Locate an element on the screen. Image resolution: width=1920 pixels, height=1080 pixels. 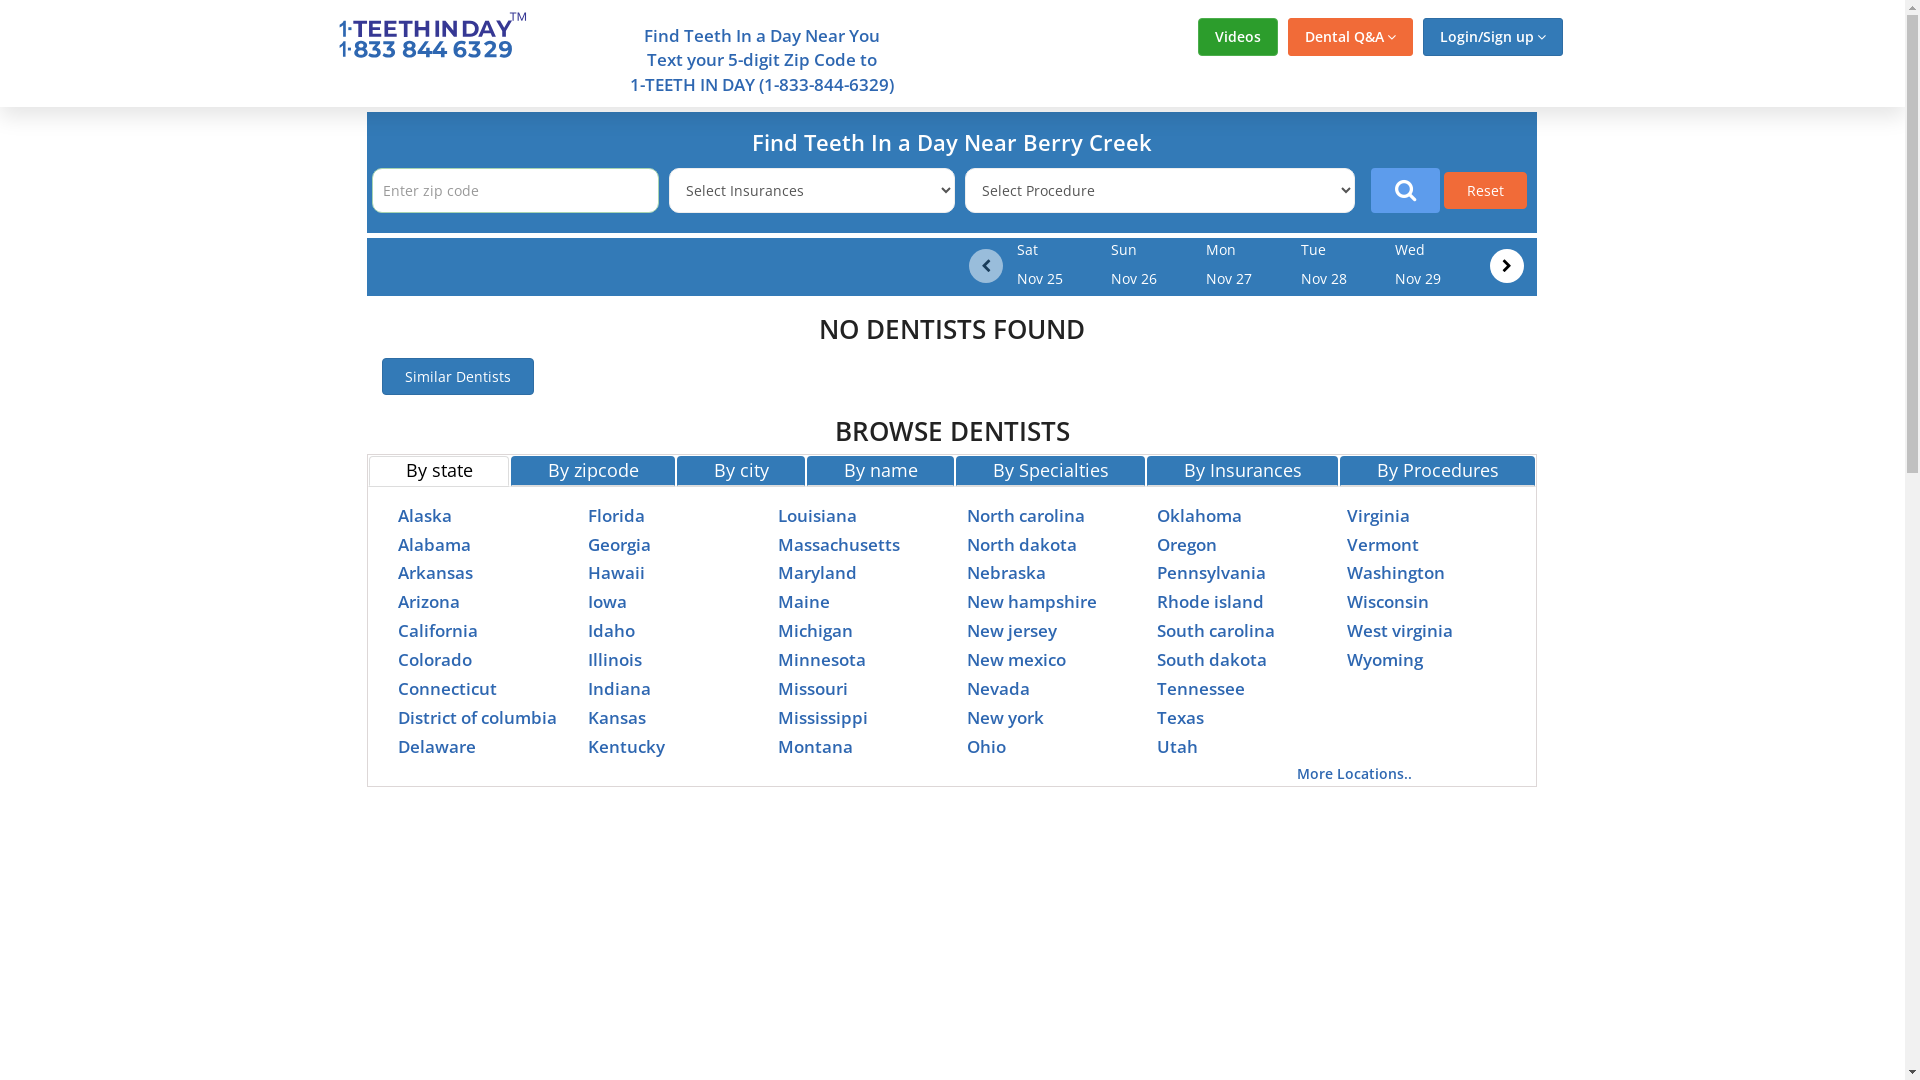
'Arkansas' is located at coordinates (434, 572).